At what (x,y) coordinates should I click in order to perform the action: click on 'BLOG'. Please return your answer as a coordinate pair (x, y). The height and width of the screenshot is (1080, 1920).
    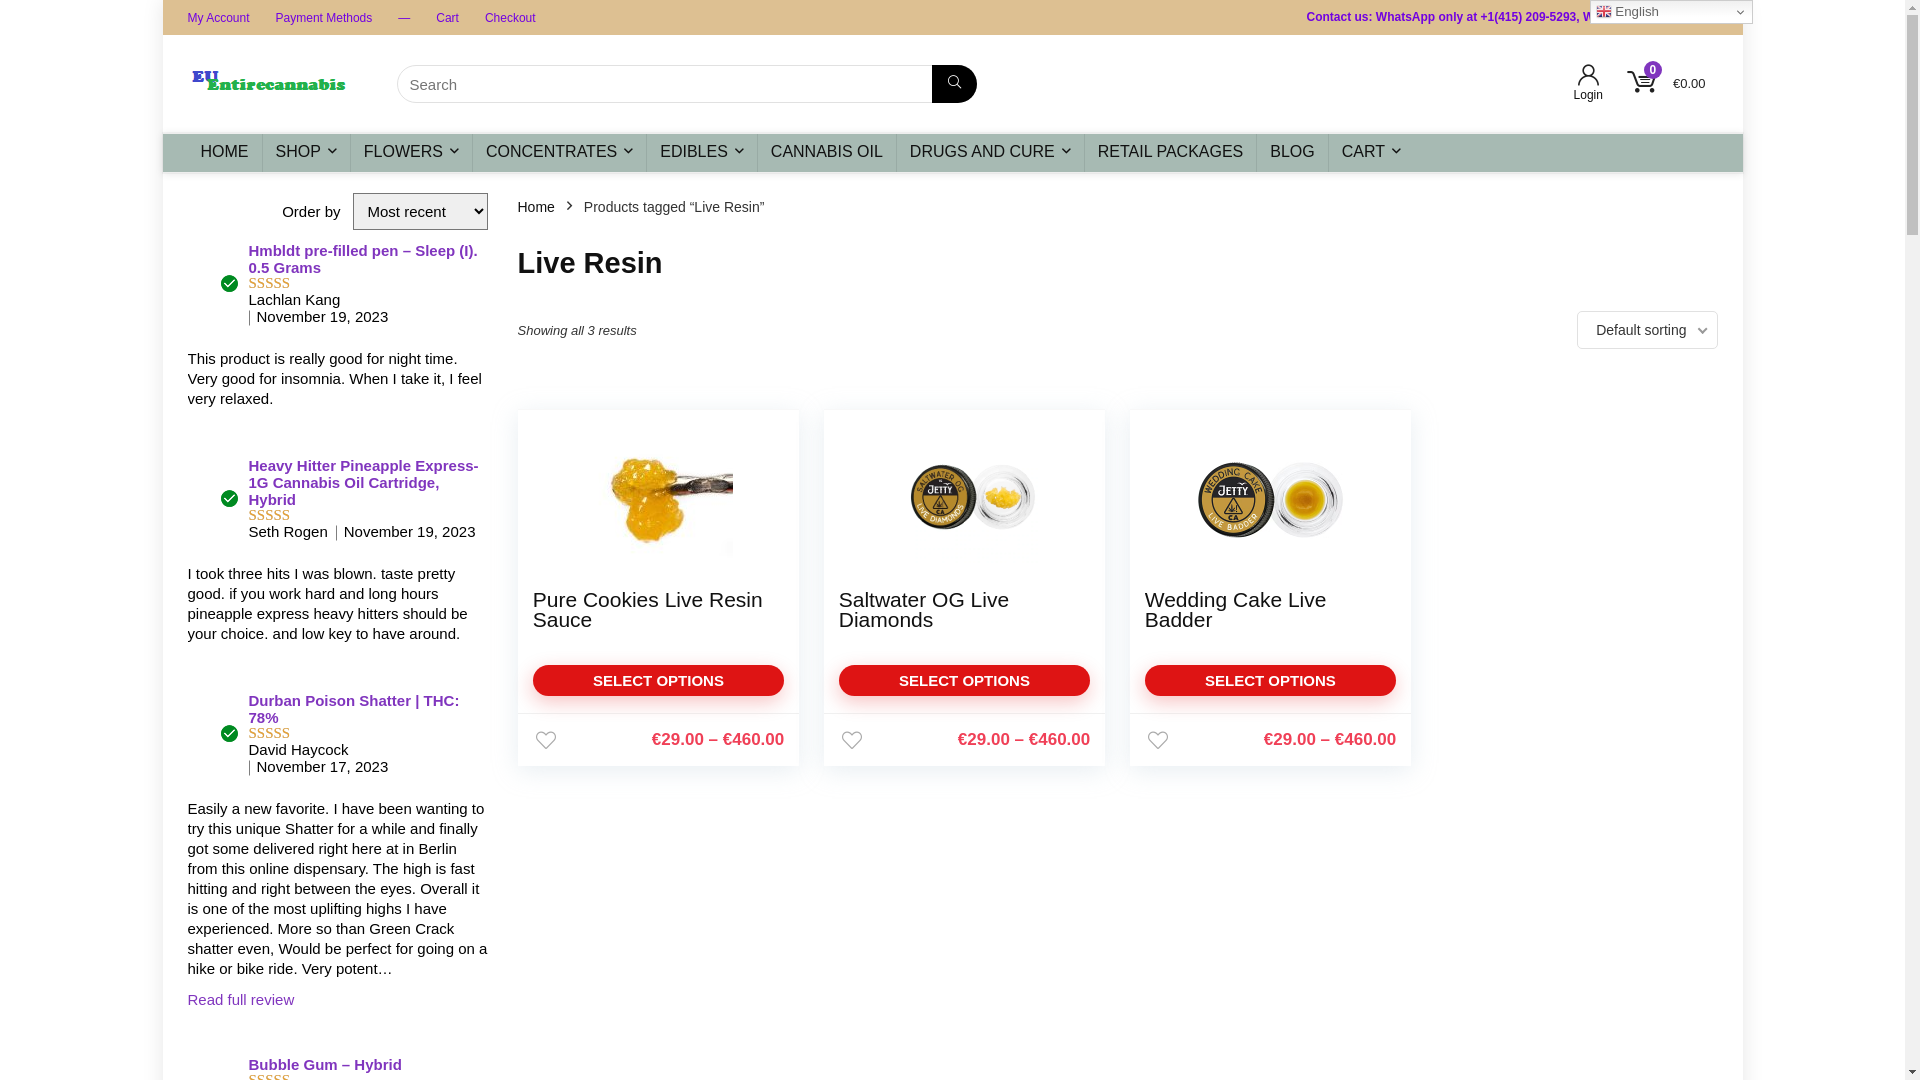
    Looking at the image, I should click on (1256, 152).